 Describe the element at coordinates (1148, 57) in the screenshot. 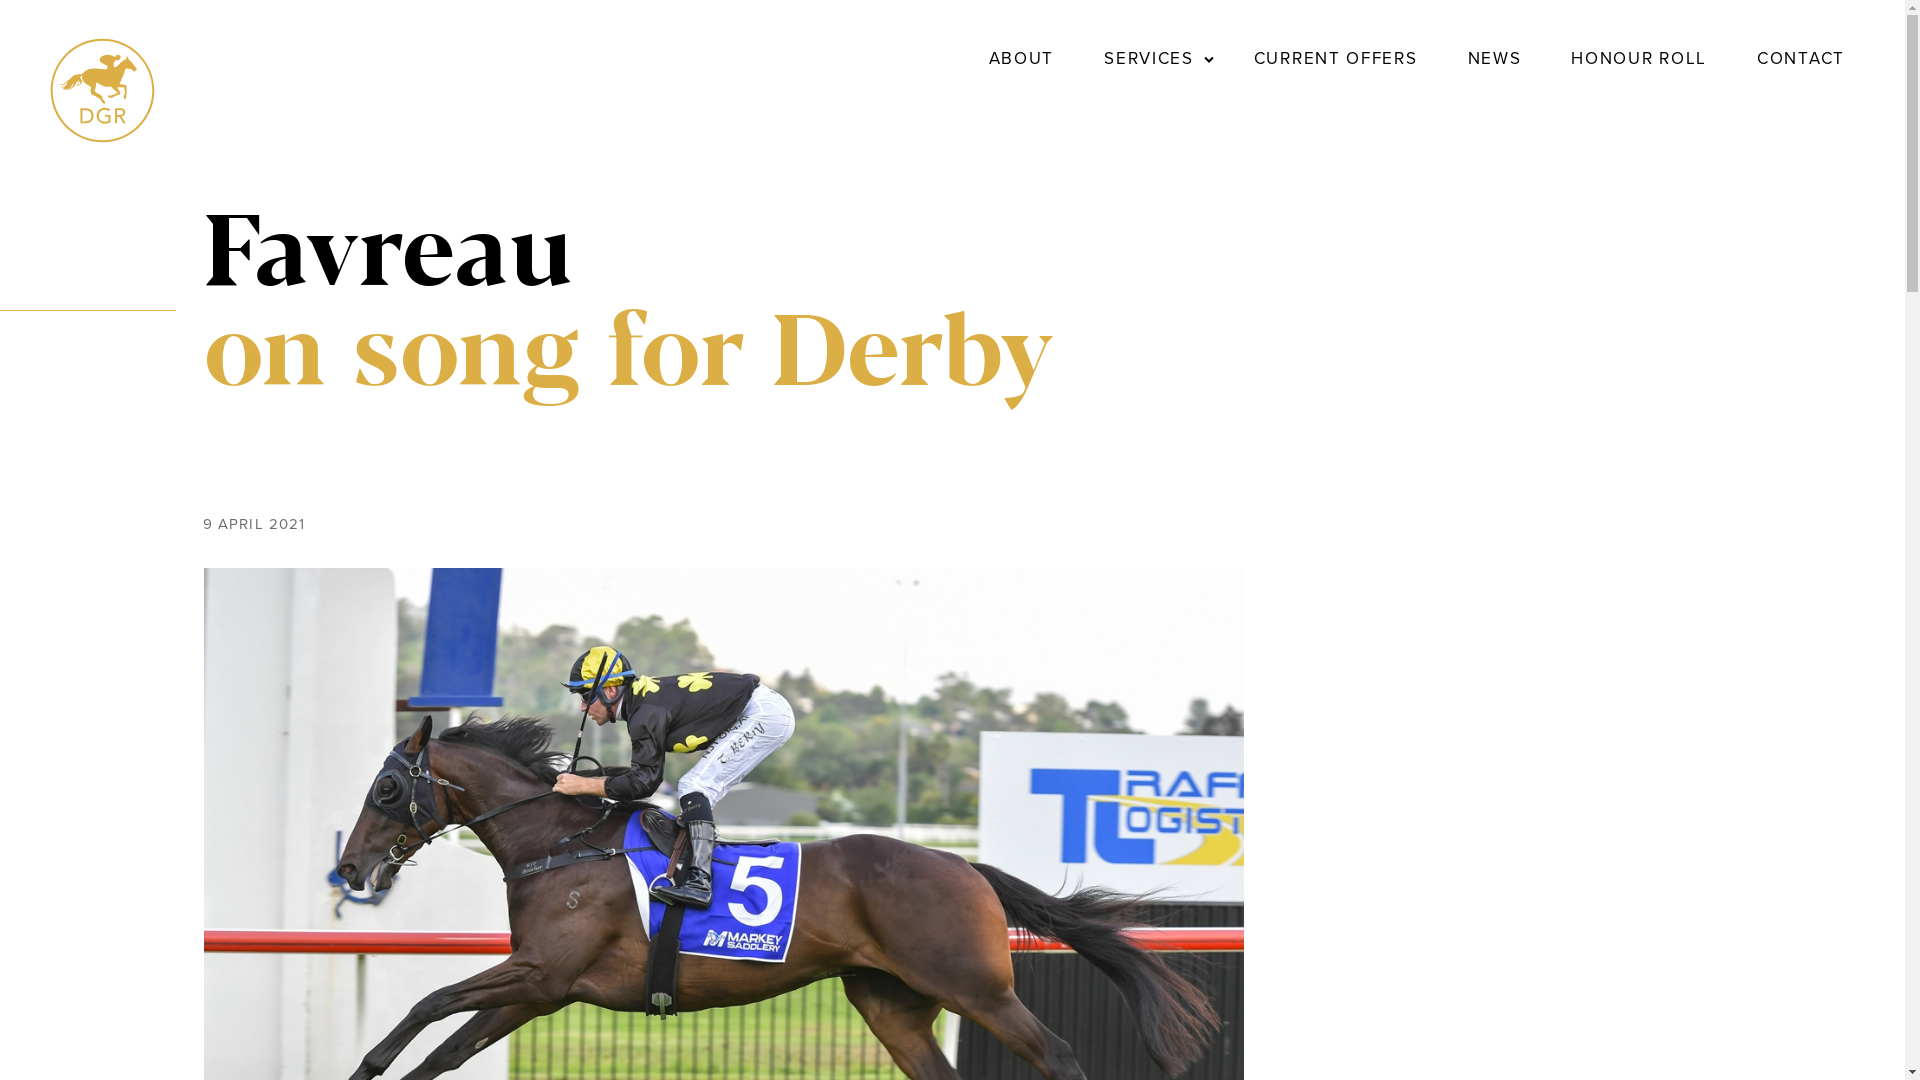

I see `'SERVICES'` at that location.